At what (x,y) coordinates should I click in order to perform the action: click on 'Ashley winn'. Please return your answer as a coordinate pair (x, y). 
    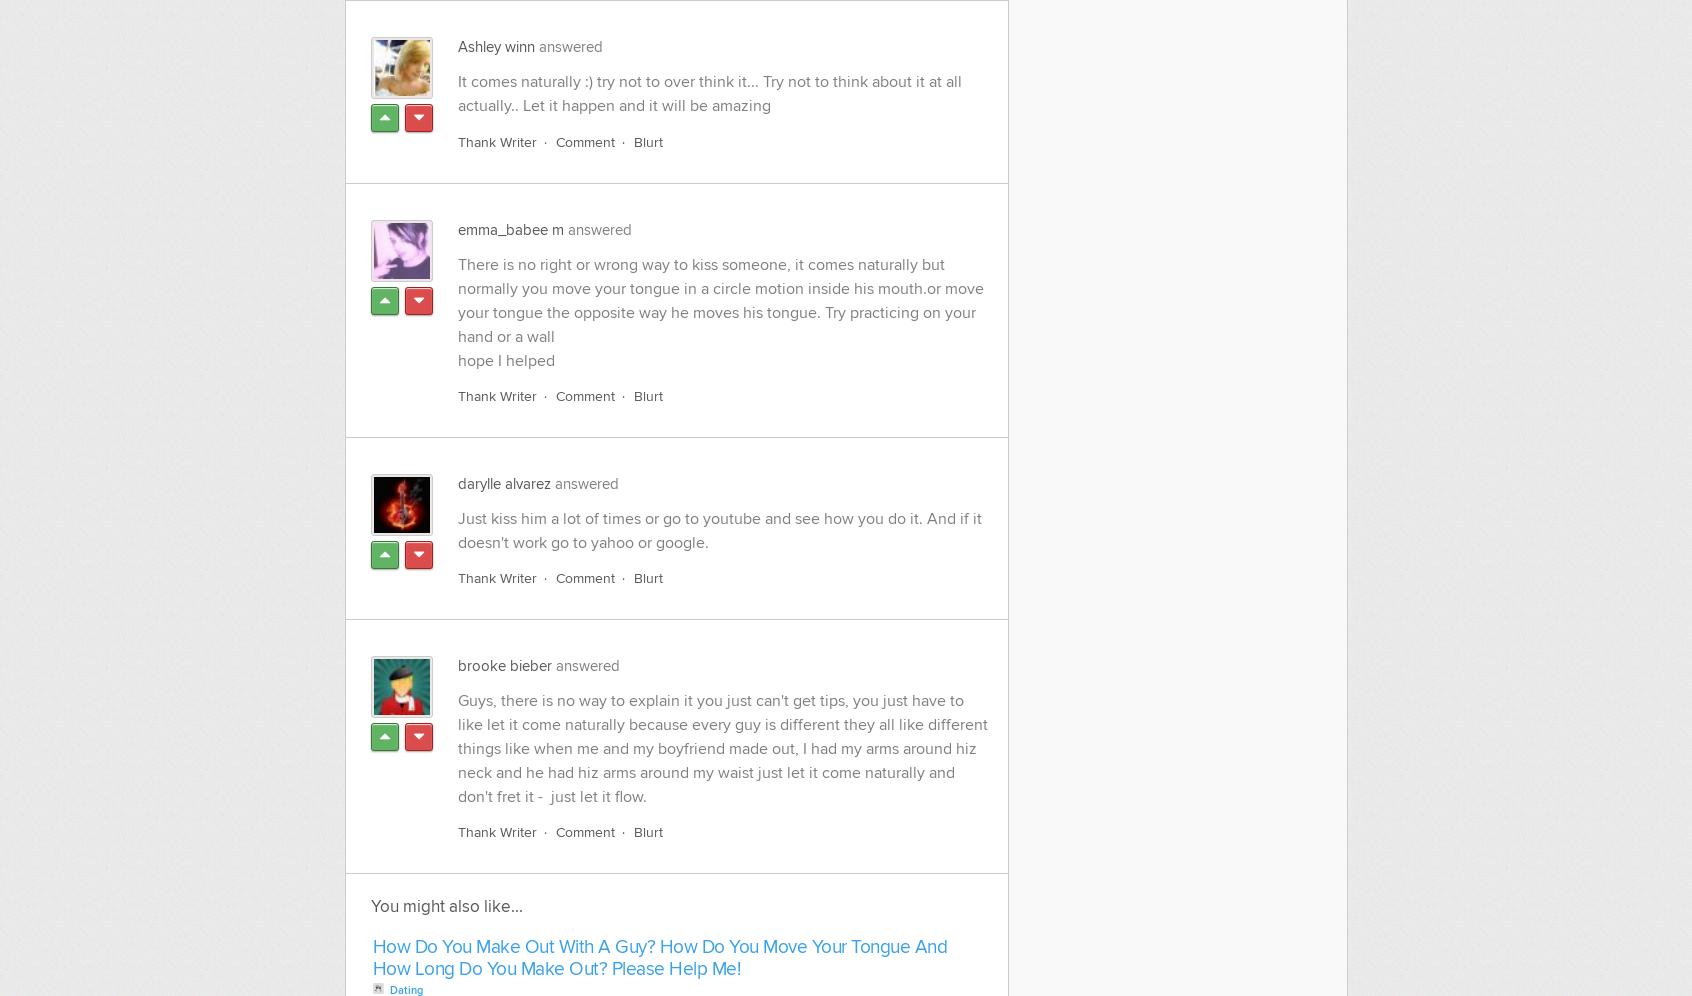
    Looking at the image, I should click on (495, 45).